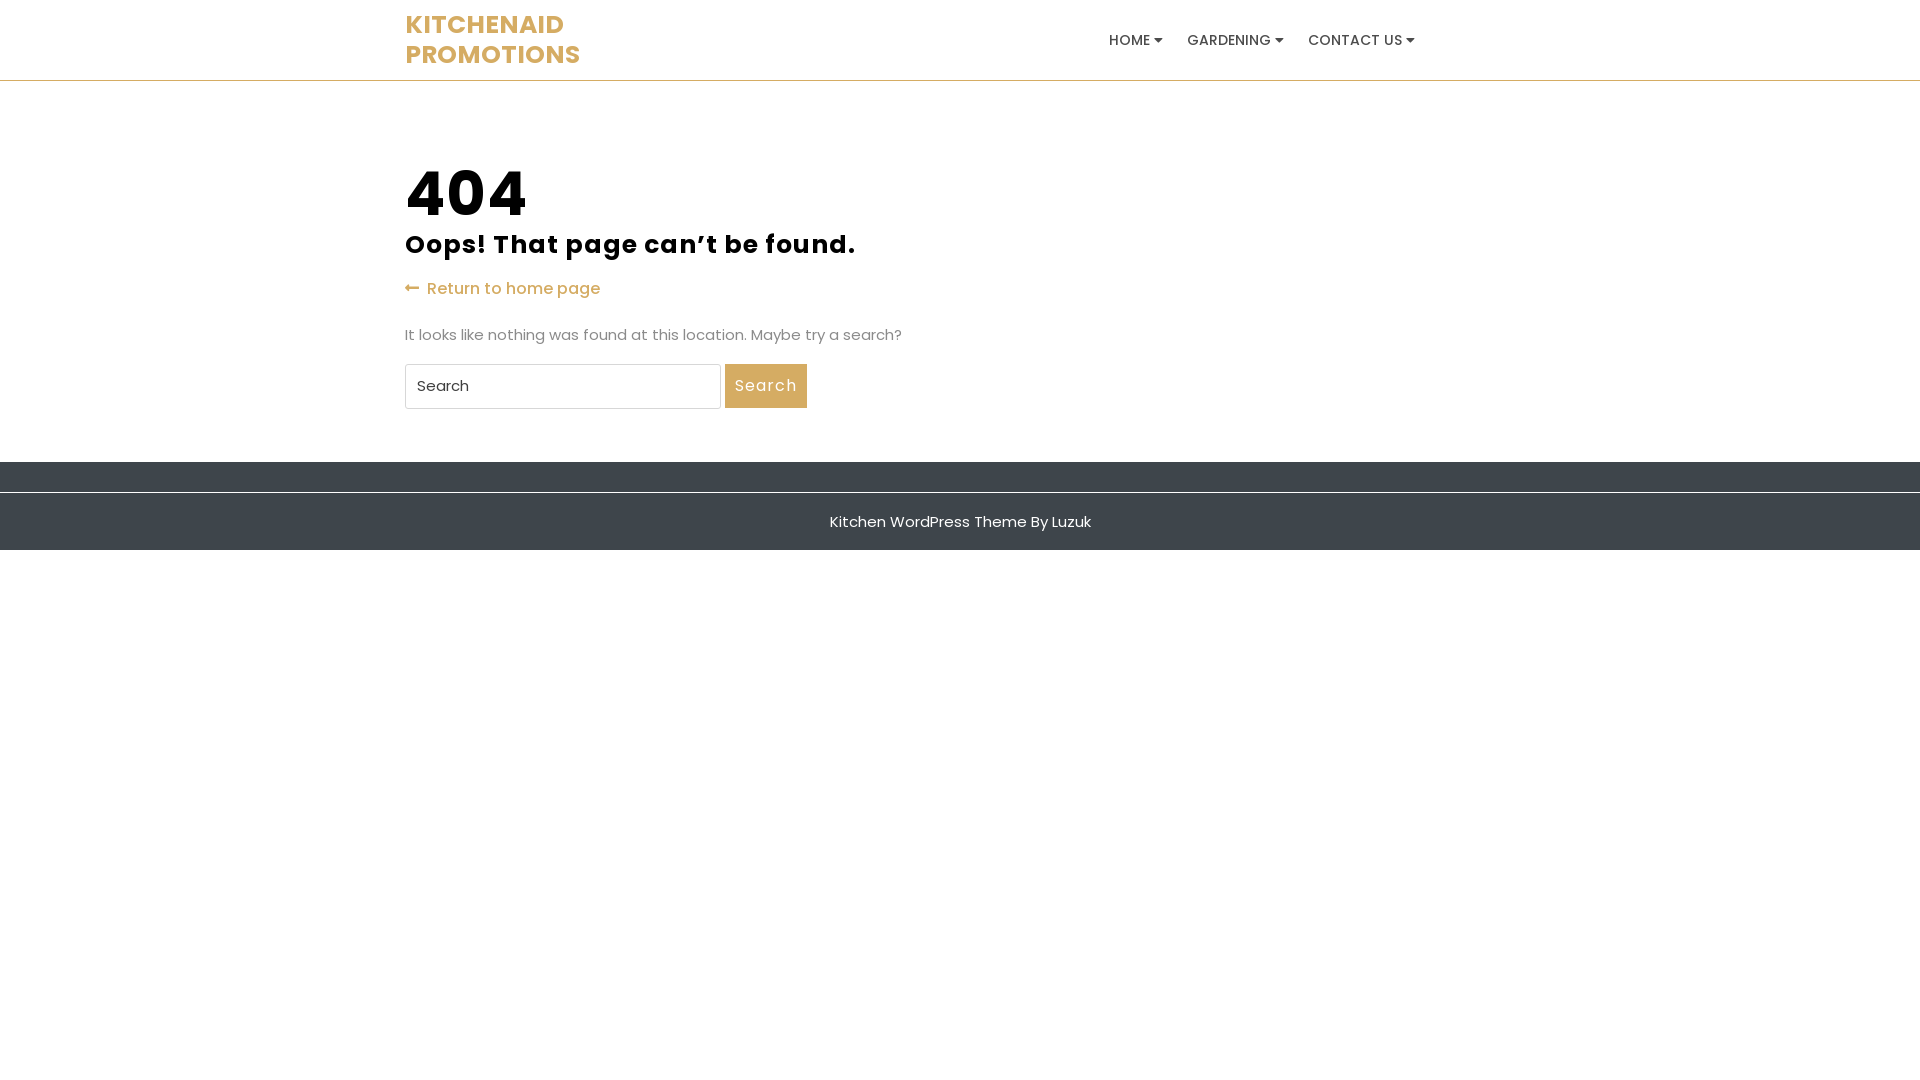  What do you see at coordinates (1131, 39) in the screenshot?
I see `'HOME'` at bounding box center [1131, 39].